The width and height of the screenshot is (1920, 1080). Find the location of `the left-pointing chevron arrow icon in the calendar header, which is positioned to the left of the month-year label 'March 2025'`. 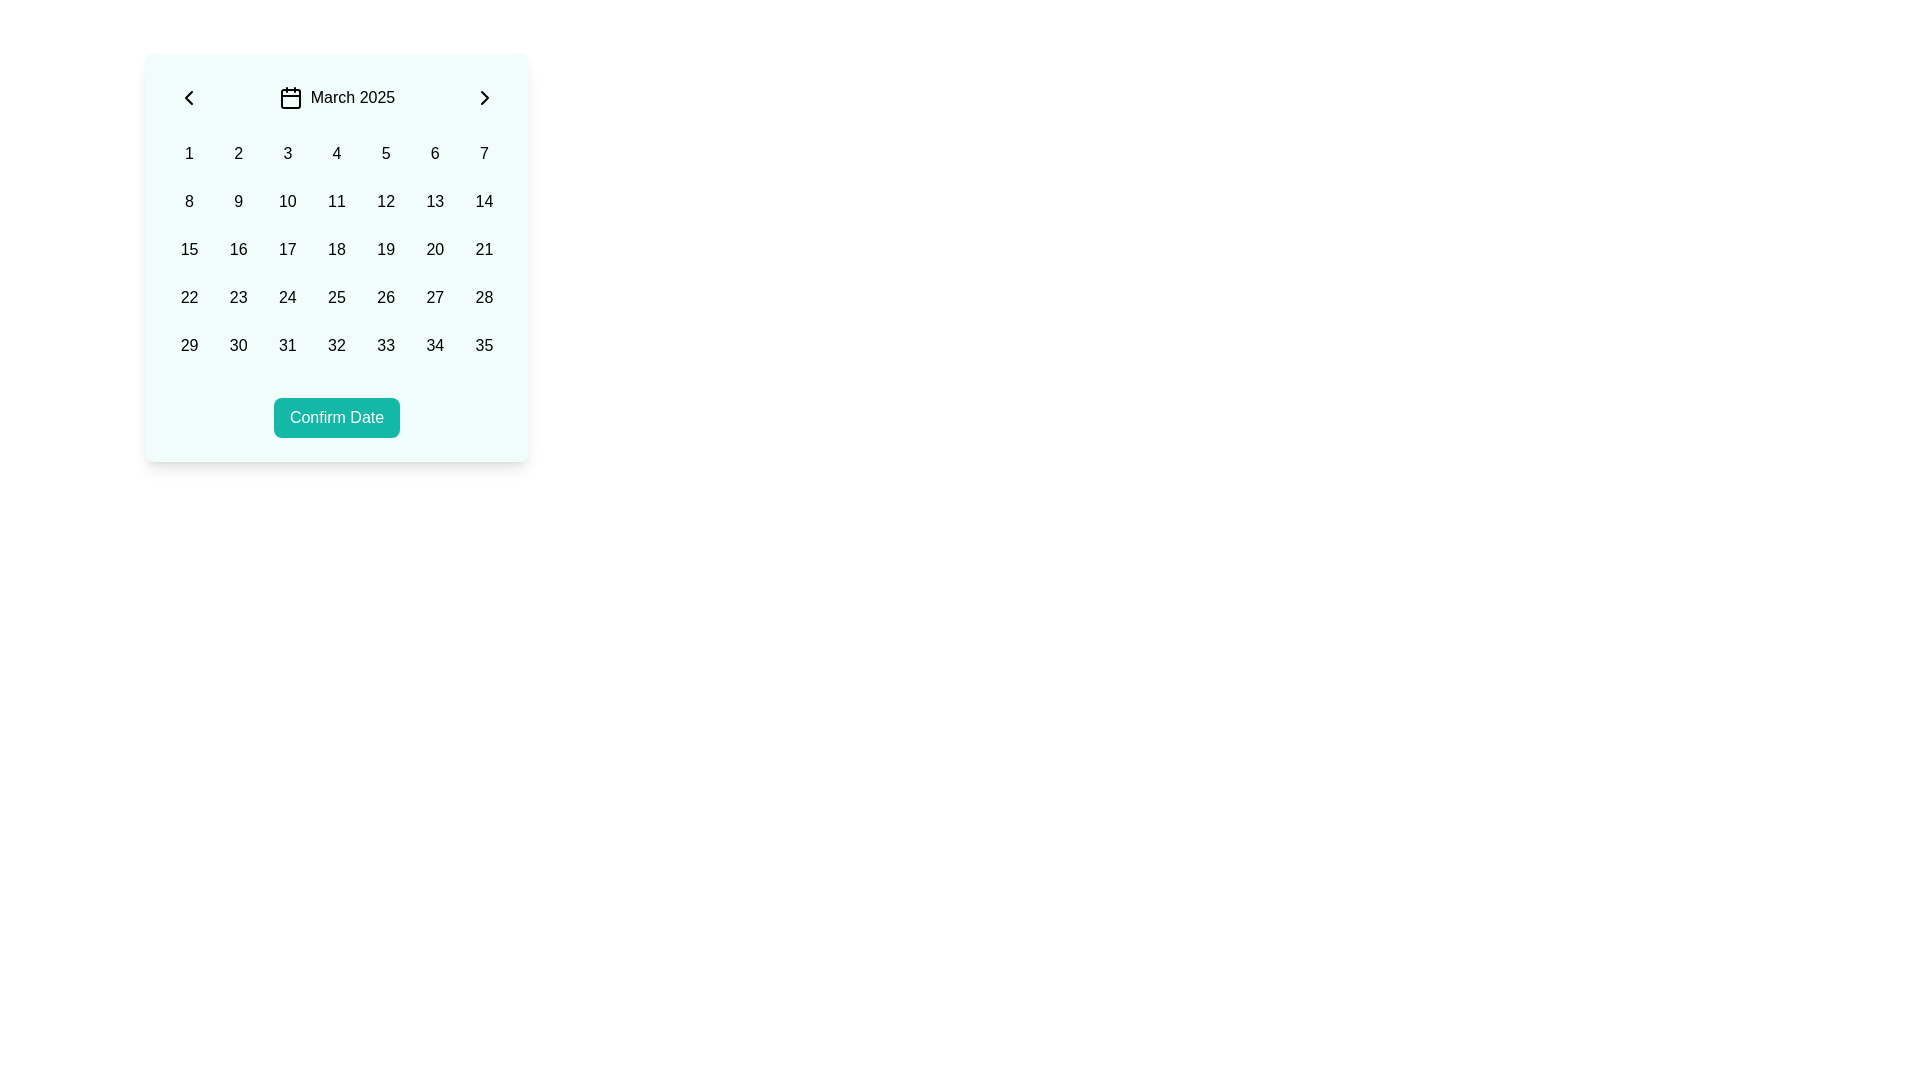

the left-pointing chevron arrow icon in the calendar header, which is positioned to the left of the month-year label 'March 2025' is located at coordinates (188, 97).